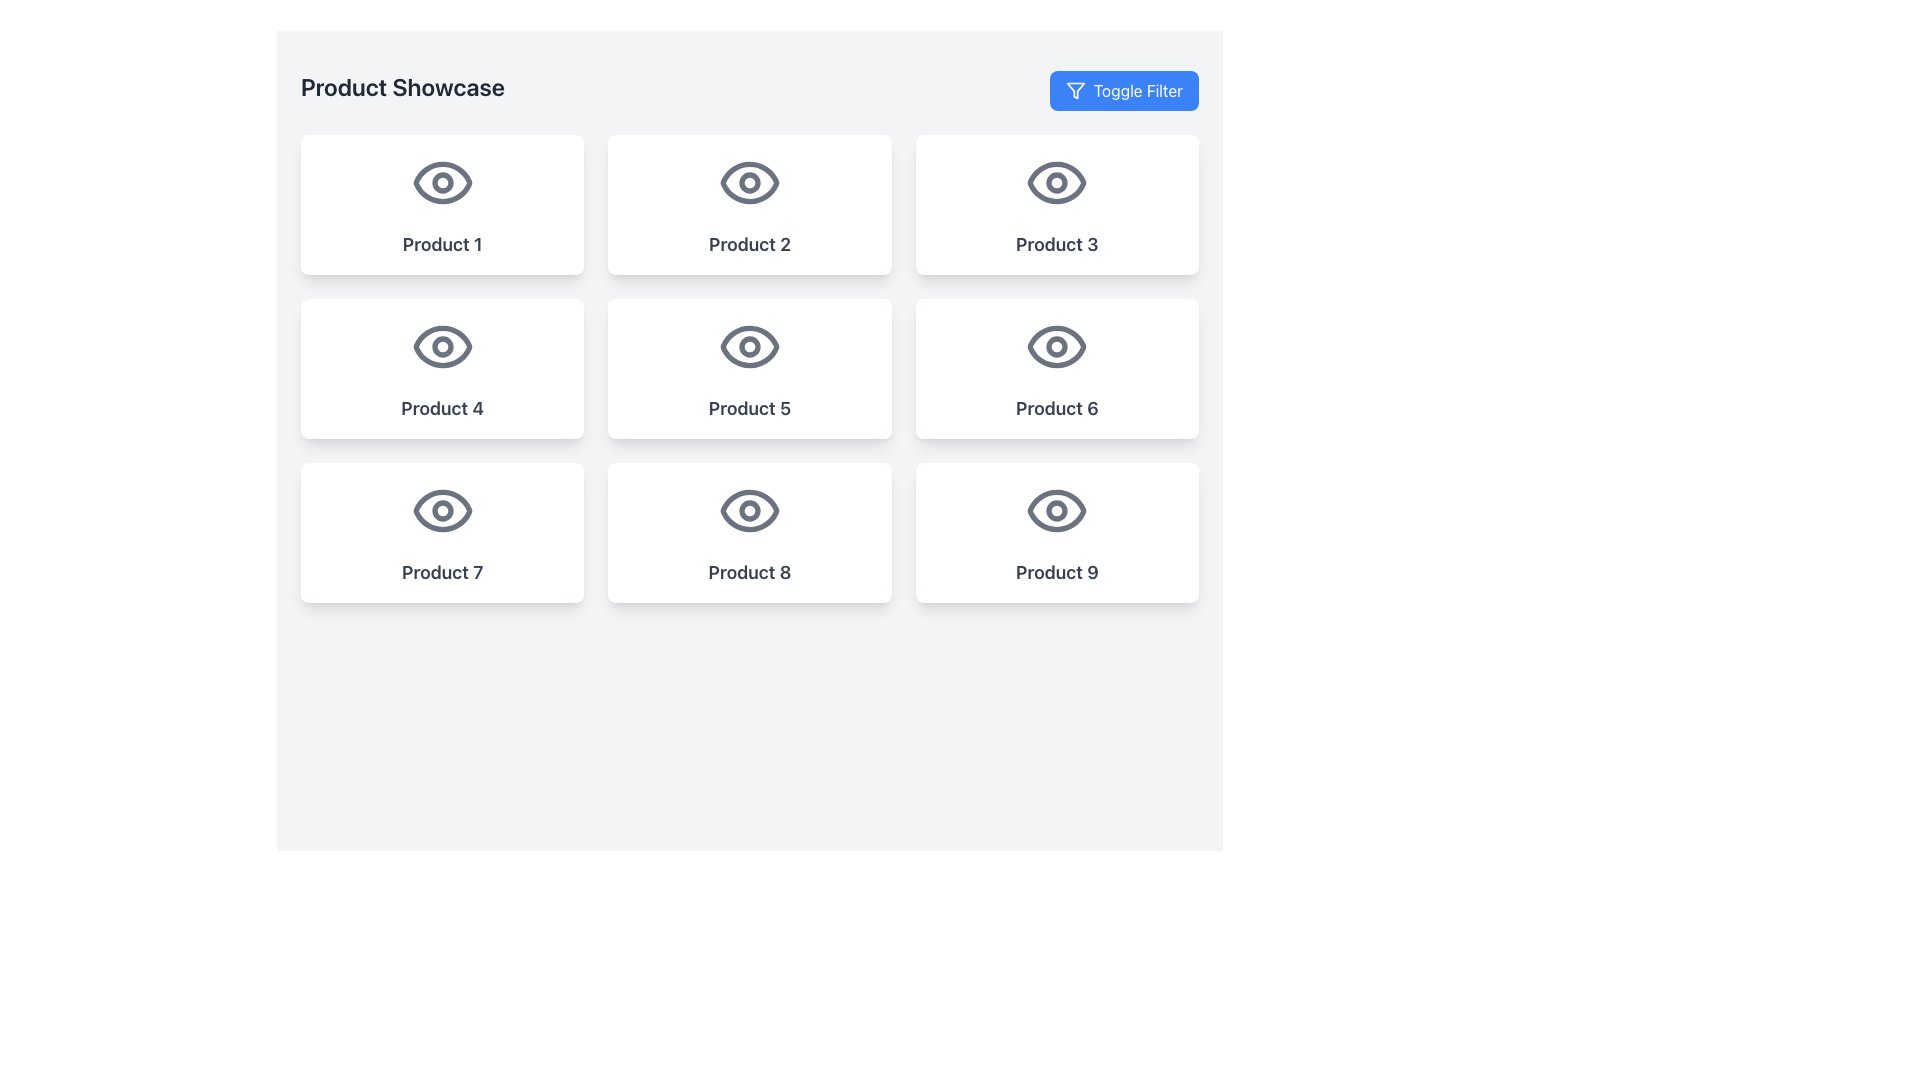 This screenshot has width=1920, height=1080. What do you see at coordinates (1056, 346) in the screenshot?
I see `the central circle of the 'eye' icon that represents 'Product 6' in the second row and third column of a 3x3 grid layout` at bounding box center [1056, 346].